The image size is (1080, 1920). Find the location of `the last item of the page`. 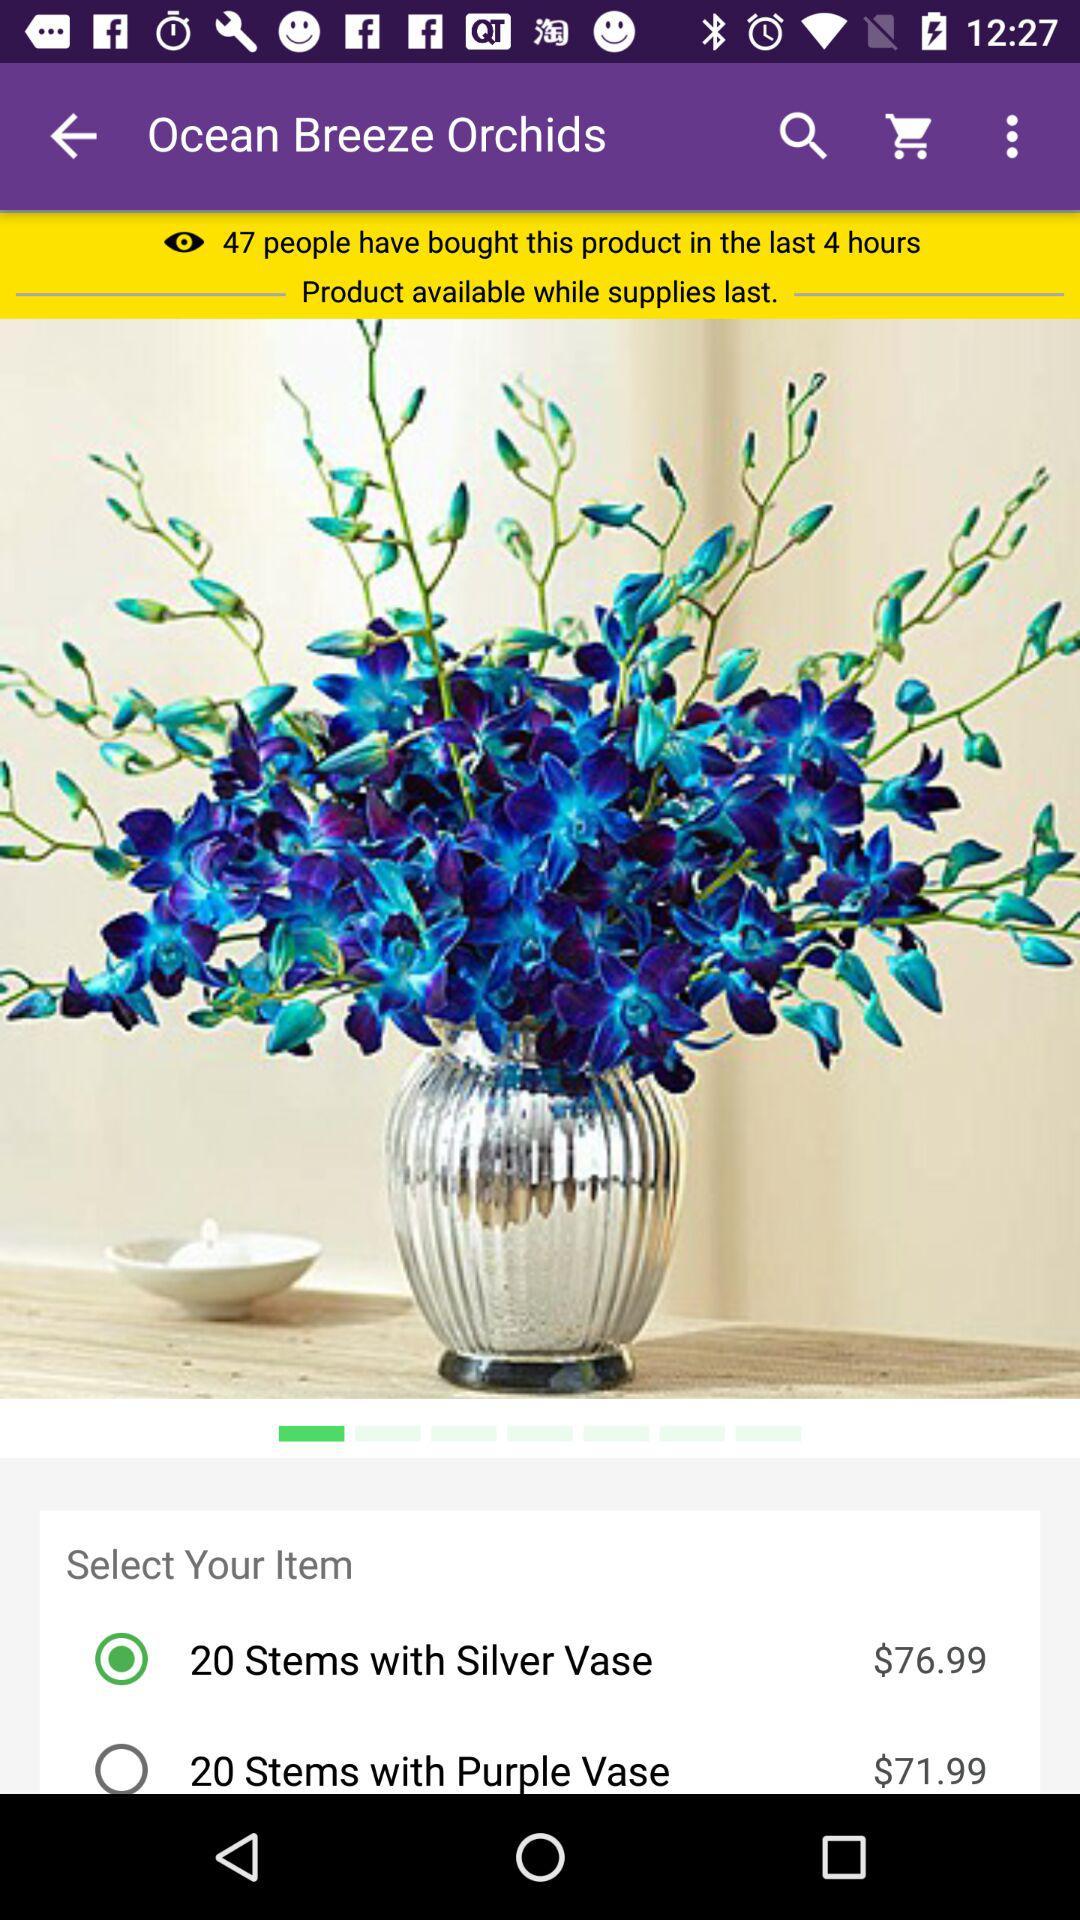

the last item of the page is located at coordinates (552, 1753).